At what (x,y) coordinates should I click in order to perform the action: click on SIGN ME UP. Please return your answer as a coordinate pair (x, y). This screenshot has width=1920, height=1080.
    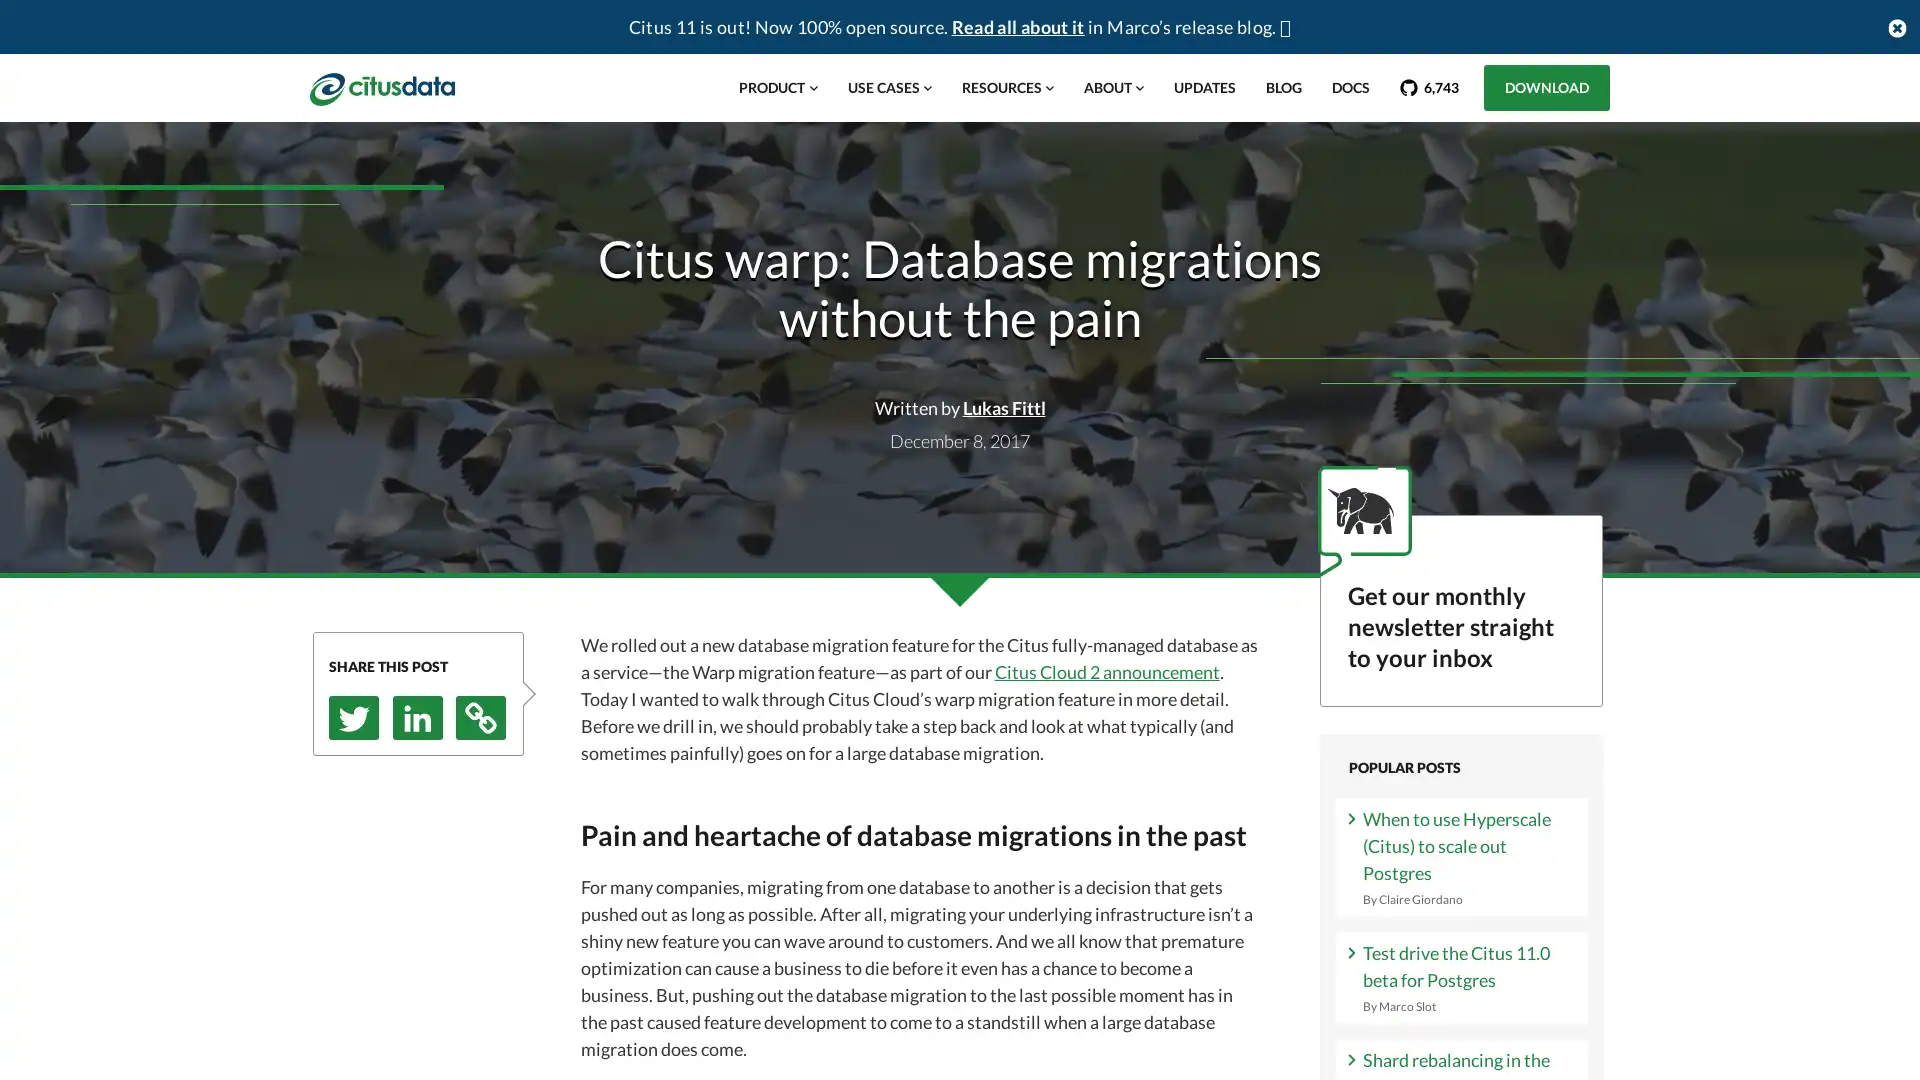
    Looking at the image, I should click on (1460, 818).